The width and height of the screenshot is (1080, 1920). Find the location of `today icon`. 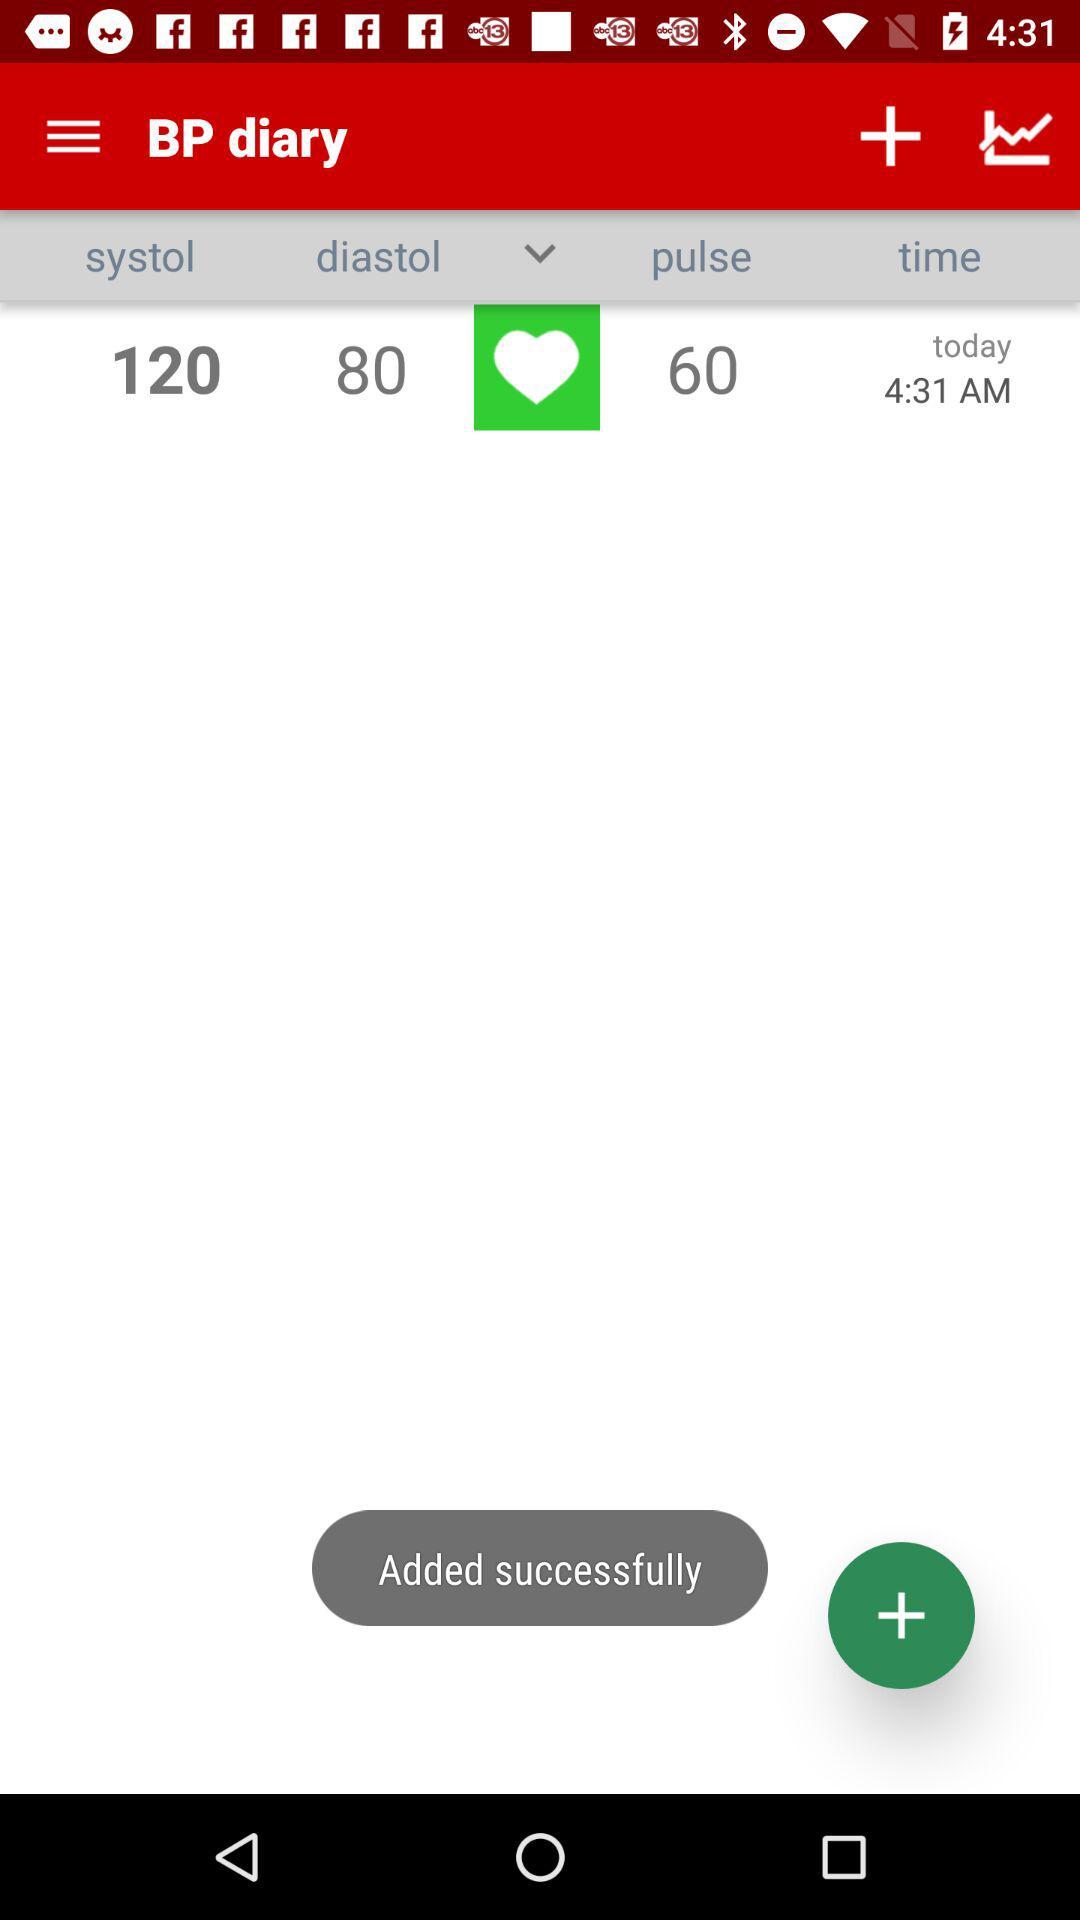

today icon is located at coordinates (971, 344).